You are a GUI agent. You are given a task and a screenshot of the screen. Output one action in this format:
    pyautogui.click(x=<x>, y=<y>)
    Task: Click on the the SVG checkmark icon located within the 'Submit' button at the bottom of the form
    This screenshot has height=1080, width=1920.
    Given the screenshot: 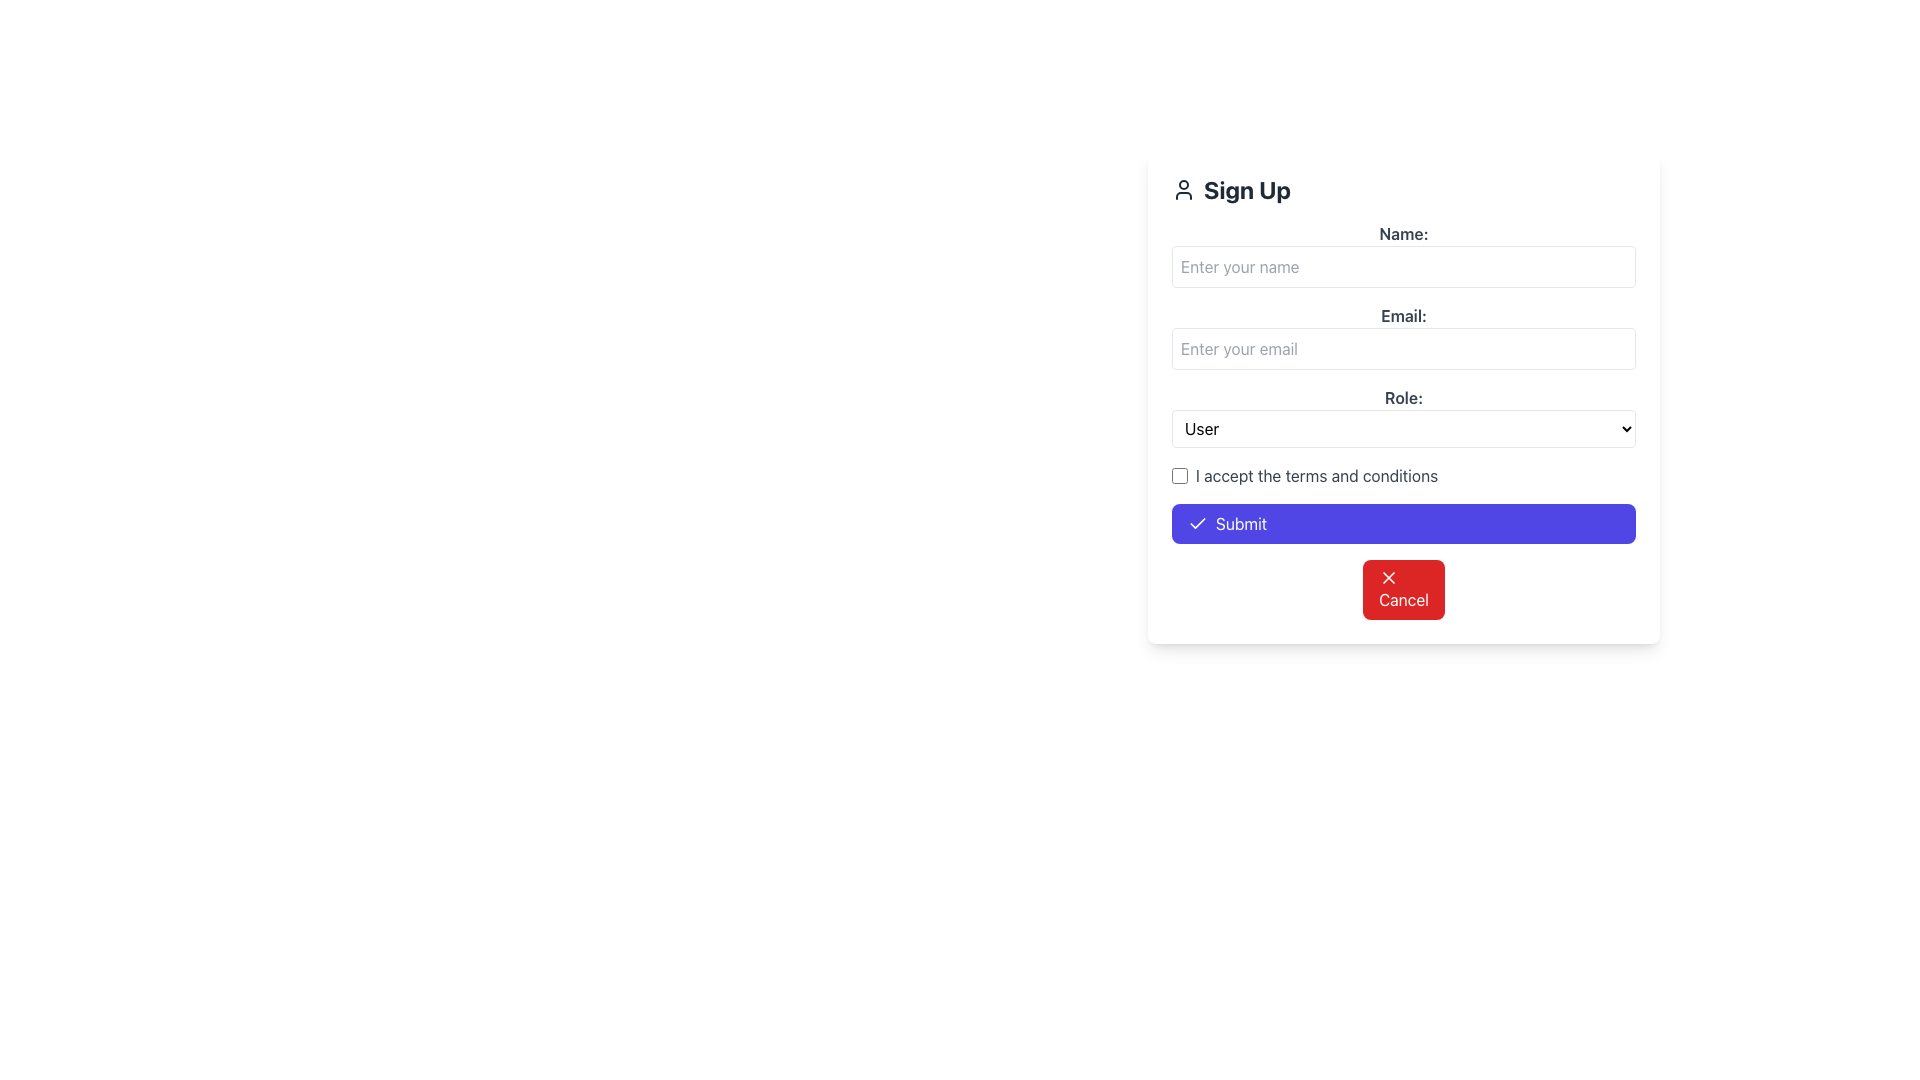 What is the action you would take?
    pyautogui.click(x=1198, y=523)
    